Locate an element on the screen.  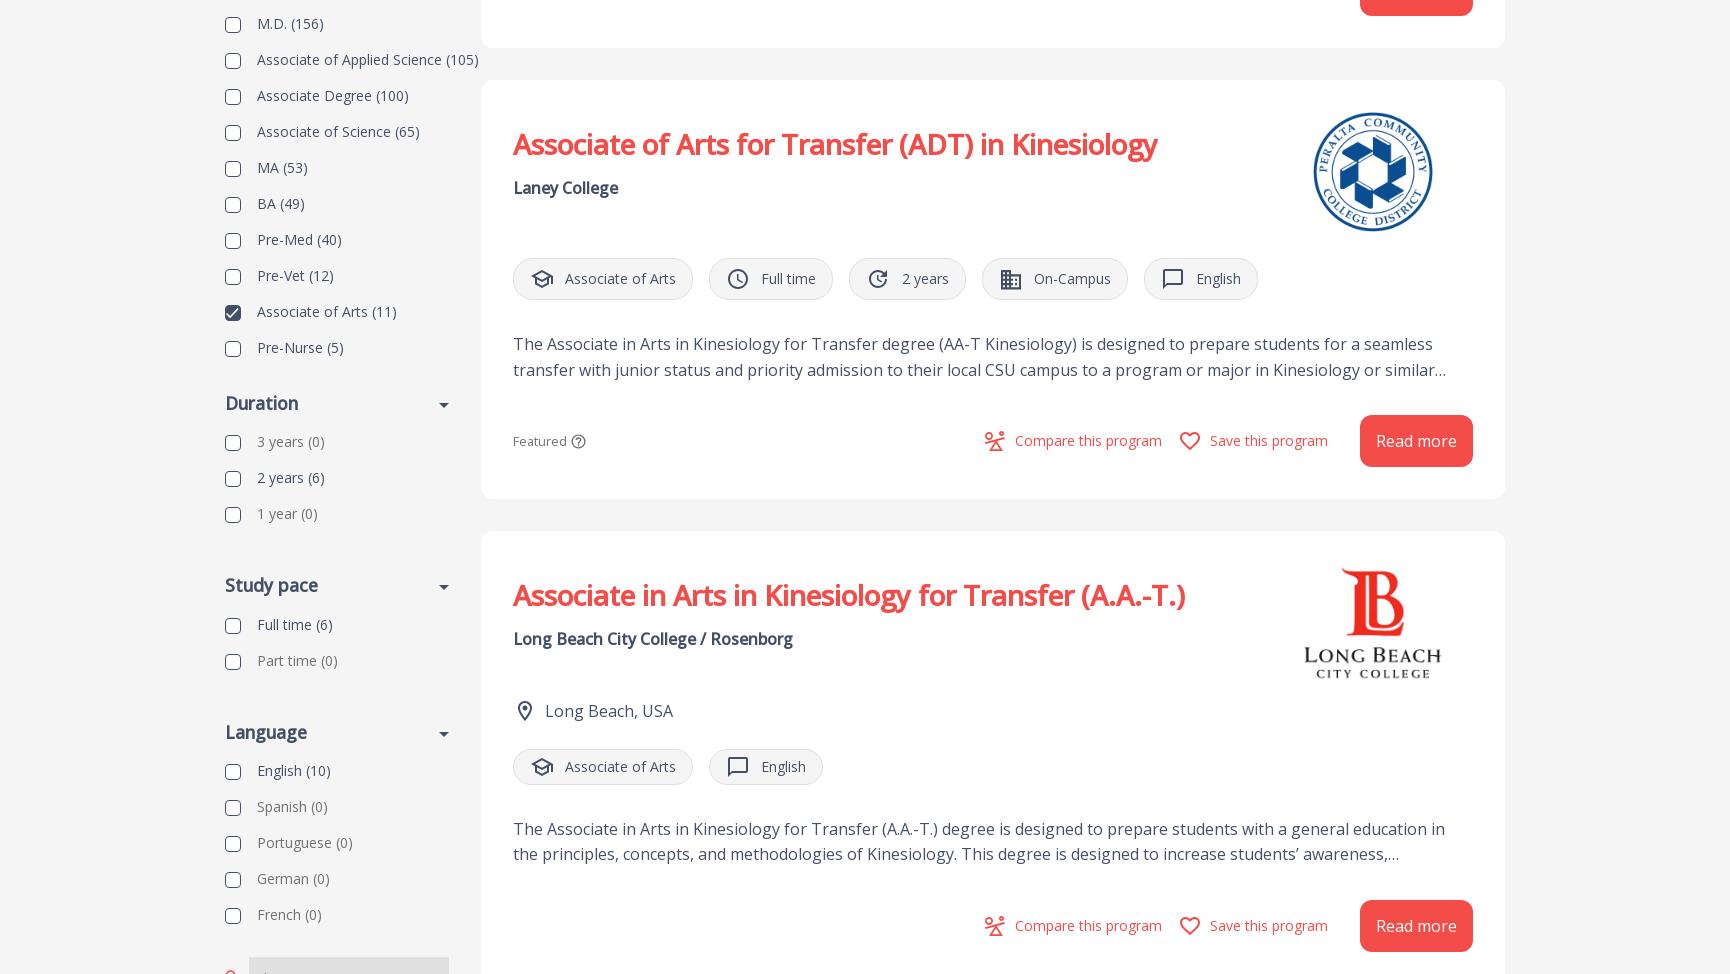
'German' is located at coordinates (282, 877).